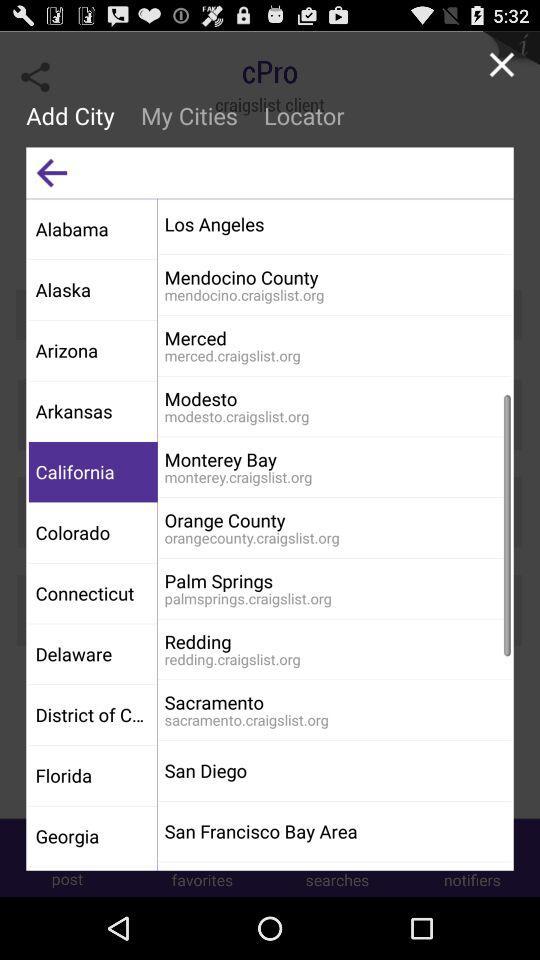  What do you see at coordinates (500, 64) in the screenshot?
I see `close` at bounding box center [500, 64].